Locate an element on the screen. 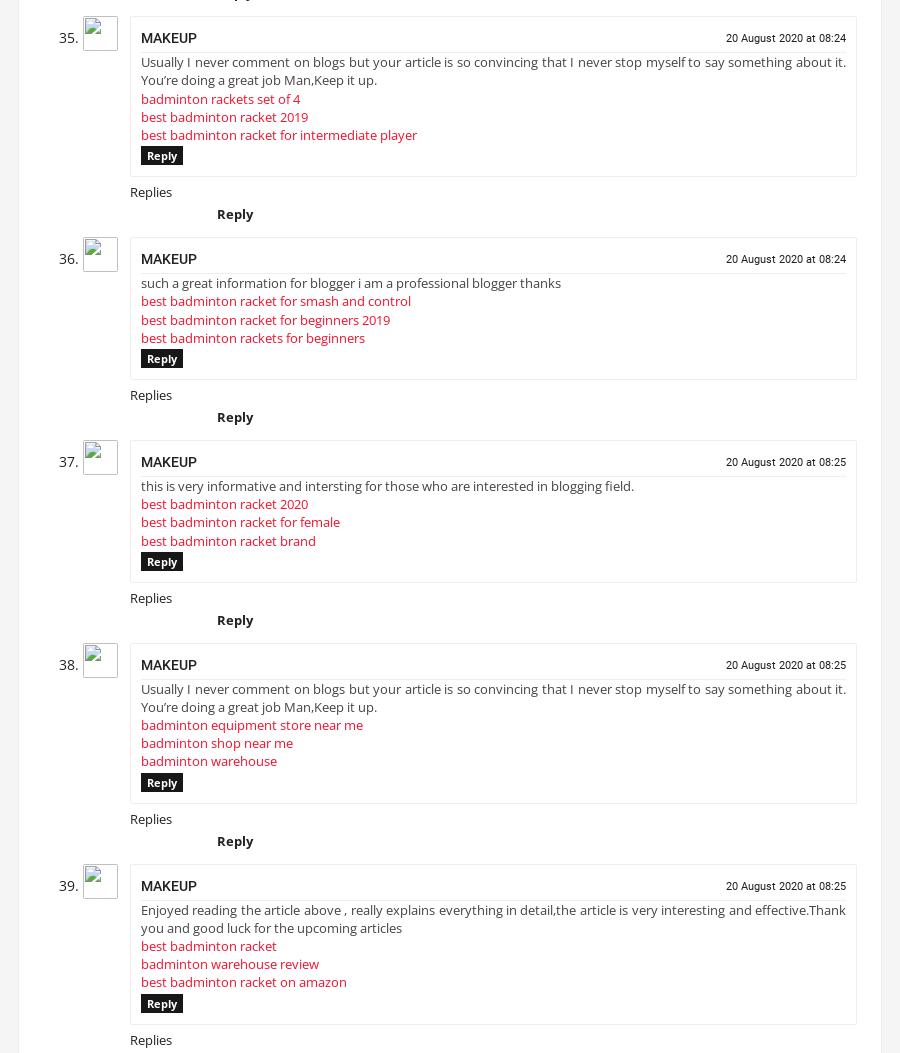 The width and height of the screenshot is (900, 1053). 'best badminton racket on amazon' is located at coordinates (242, 990).